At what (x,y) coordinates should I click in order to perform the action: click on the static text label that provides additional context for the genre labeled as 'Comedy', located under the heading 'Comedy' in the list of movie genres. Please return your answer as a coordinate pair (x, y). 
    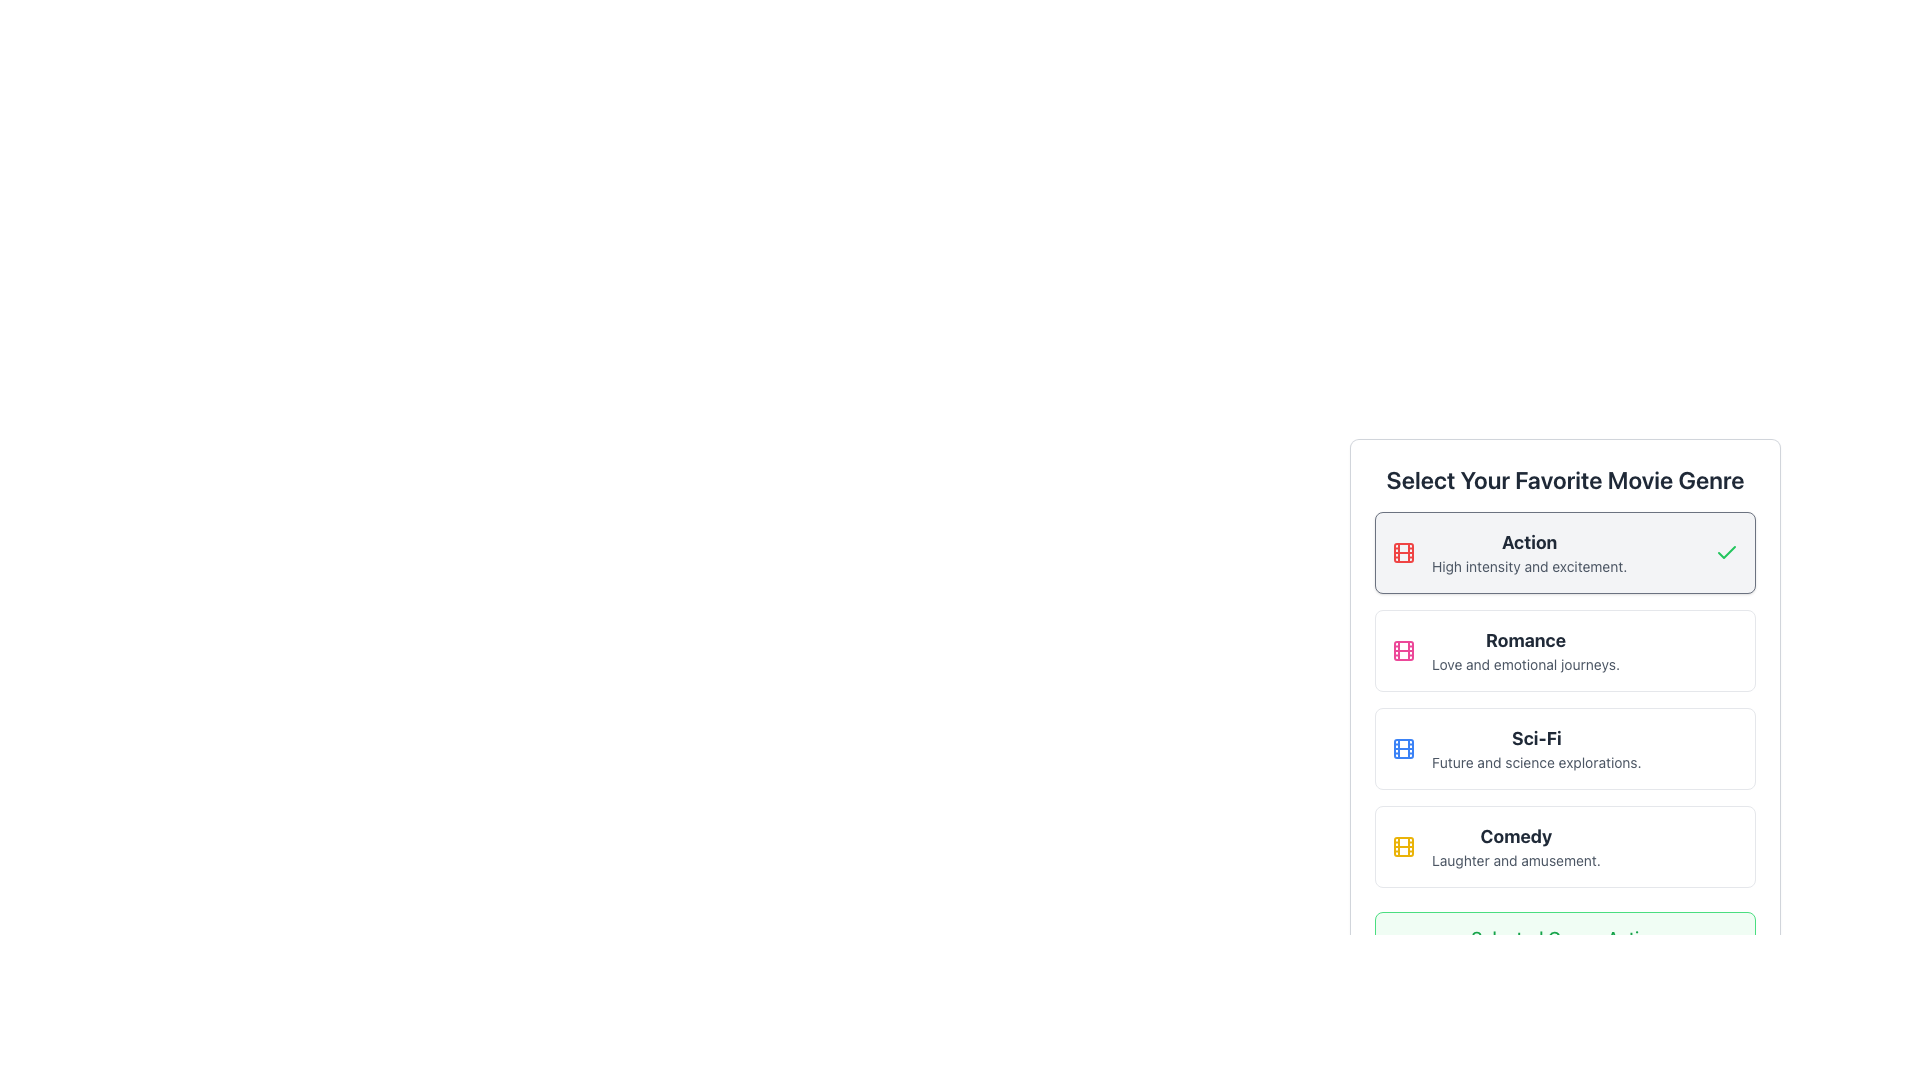
    Looking at the image, I should click on (1516, 859).